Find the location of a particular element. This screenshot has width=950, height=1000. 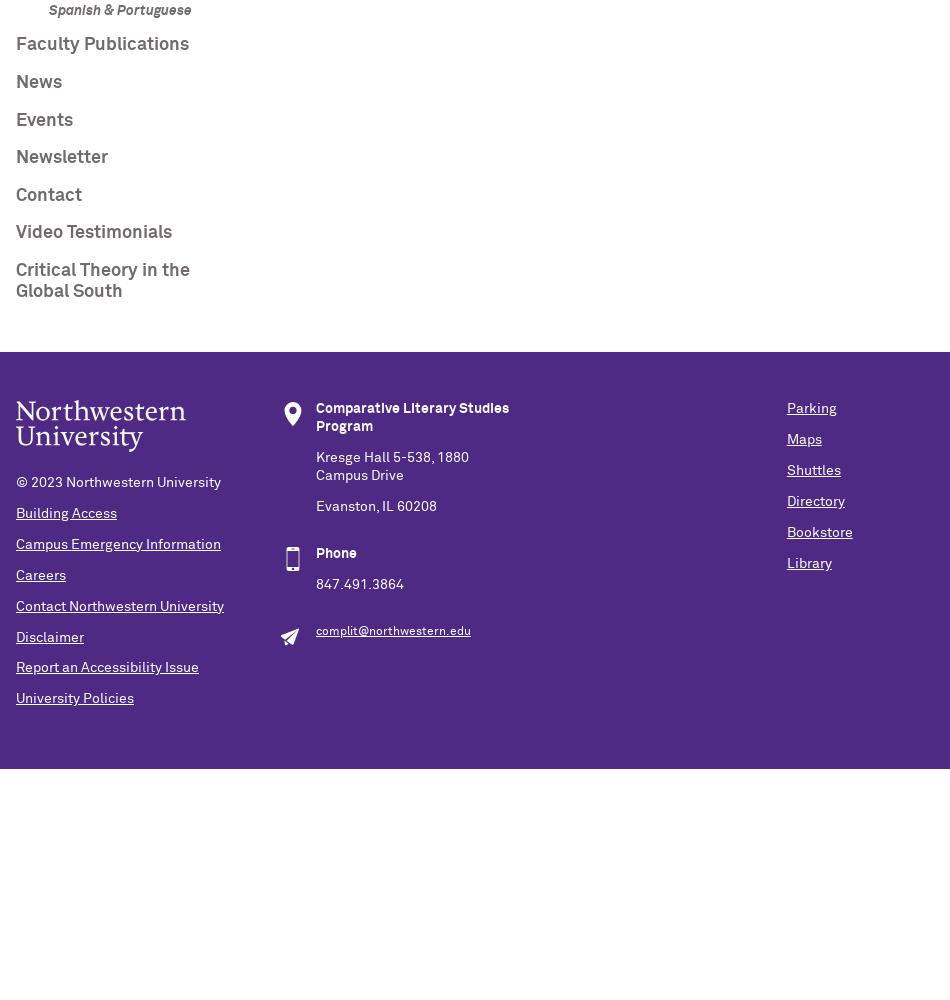

'Library' is located at coordinates (807, 563).